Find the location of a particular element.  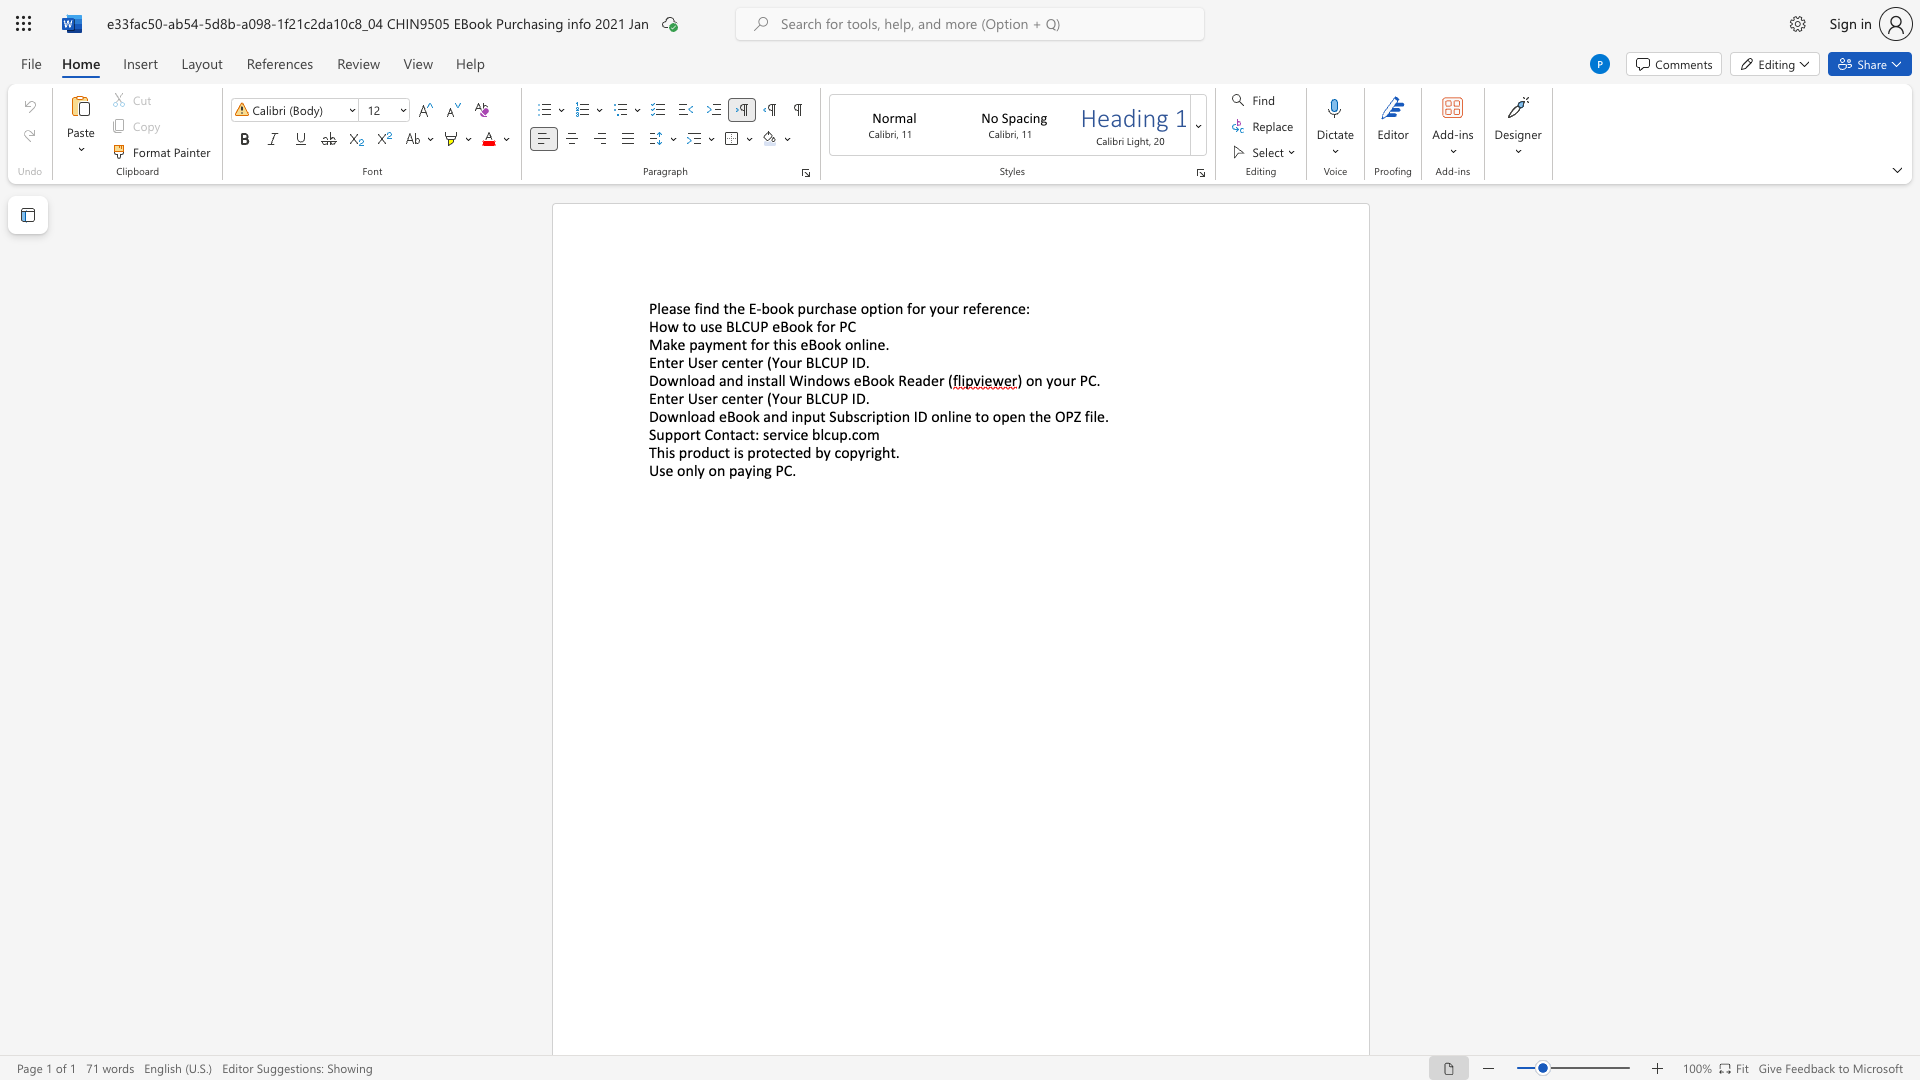

the subset text "cop" within the text "This product is protected by copyright." is located at coordinates (834, 452).